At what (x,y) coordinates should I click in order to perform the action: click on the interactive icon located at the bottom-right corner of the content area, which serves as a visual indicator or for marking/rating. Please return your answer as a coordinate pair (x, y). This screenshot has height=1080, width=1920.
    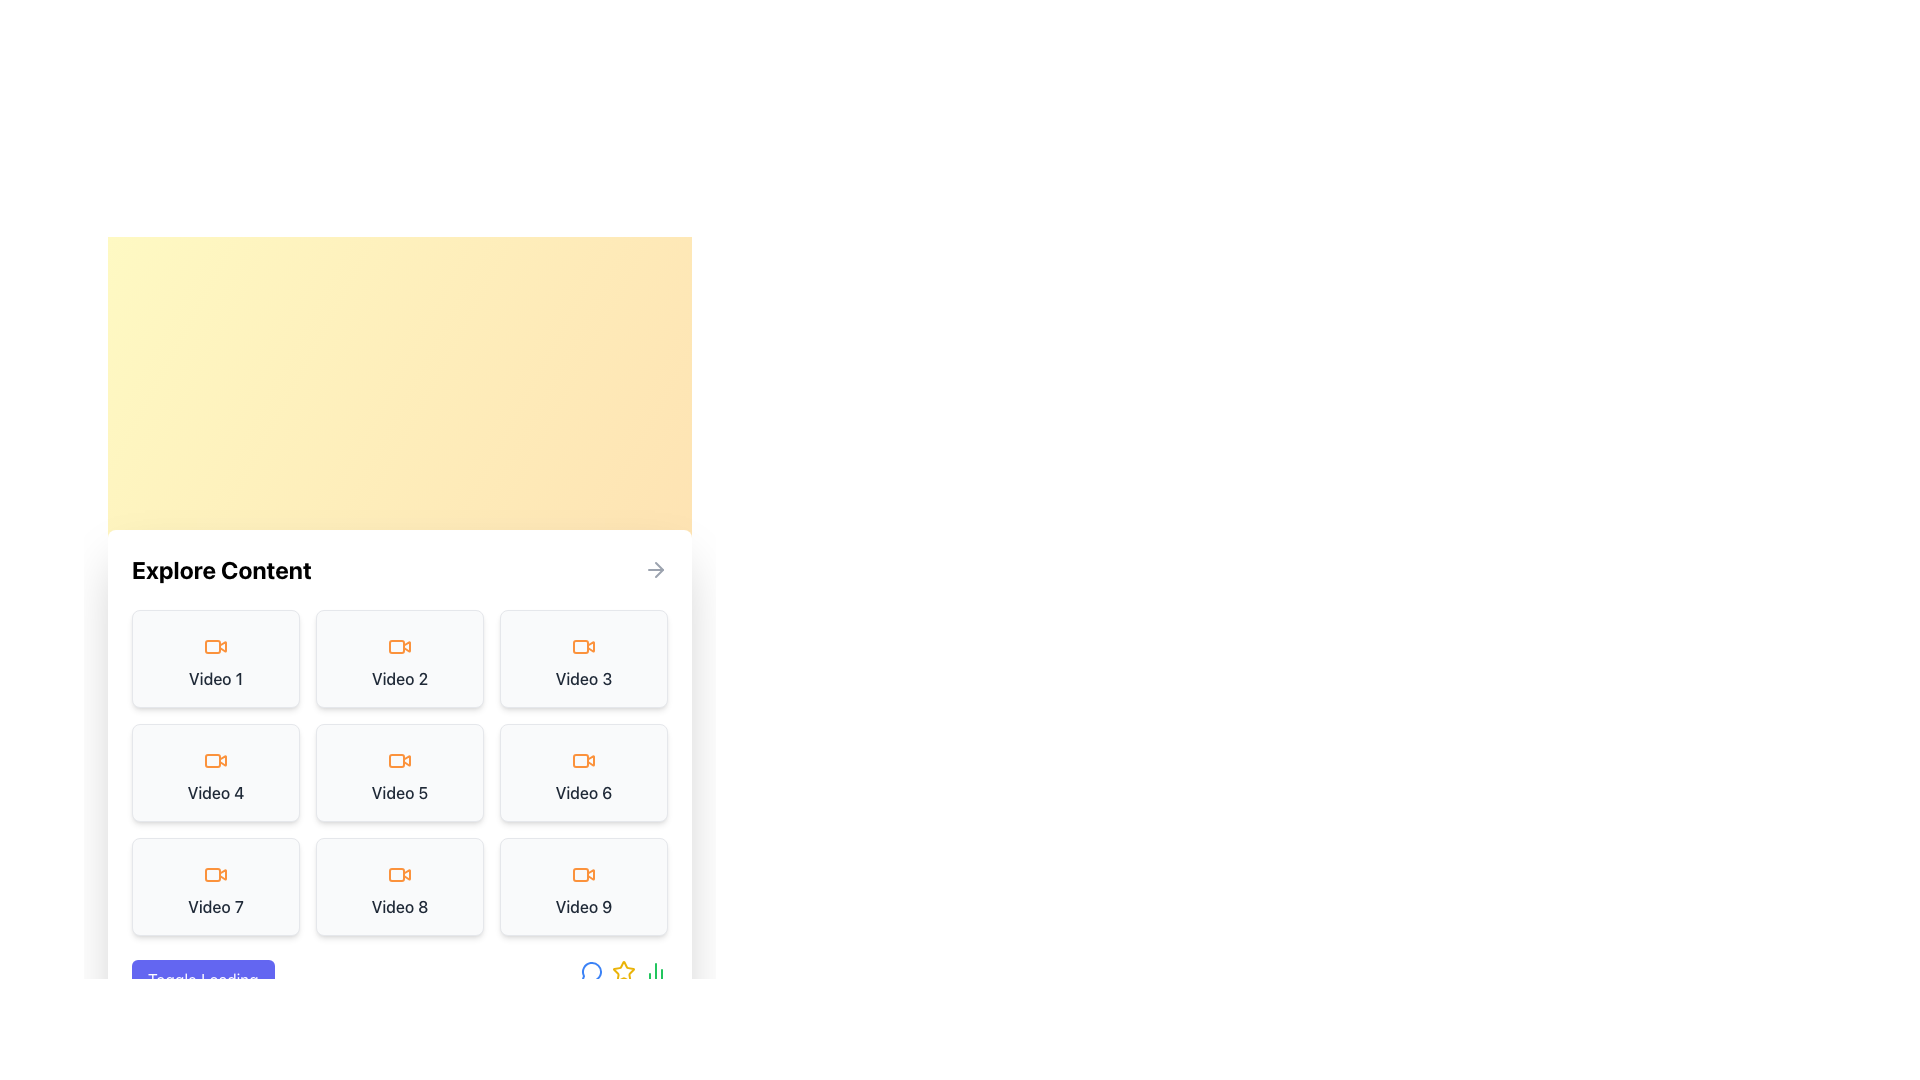
    Looking at the image, I should click on (623, 970).